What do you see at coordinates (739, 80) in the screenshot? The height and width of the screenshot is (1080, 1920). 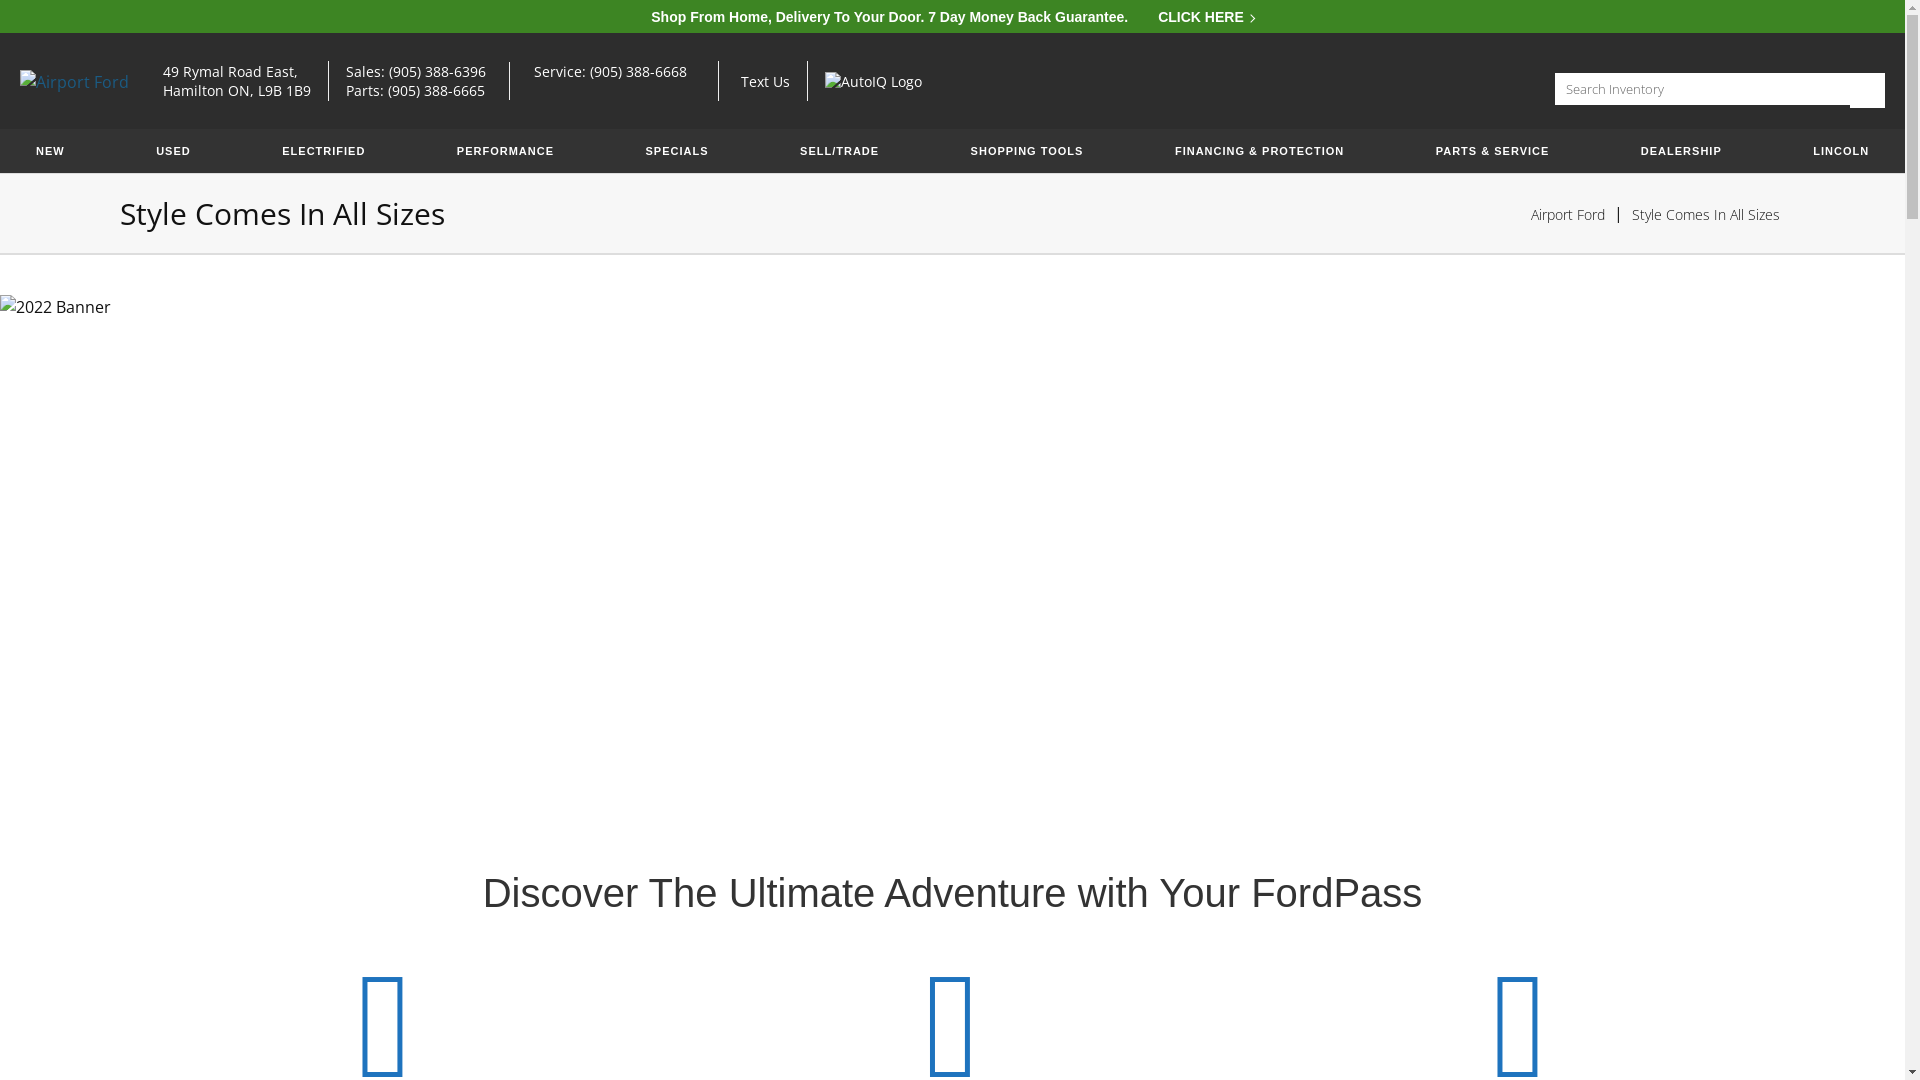 I see `'Text Us'` at bounding box center [739, 80].